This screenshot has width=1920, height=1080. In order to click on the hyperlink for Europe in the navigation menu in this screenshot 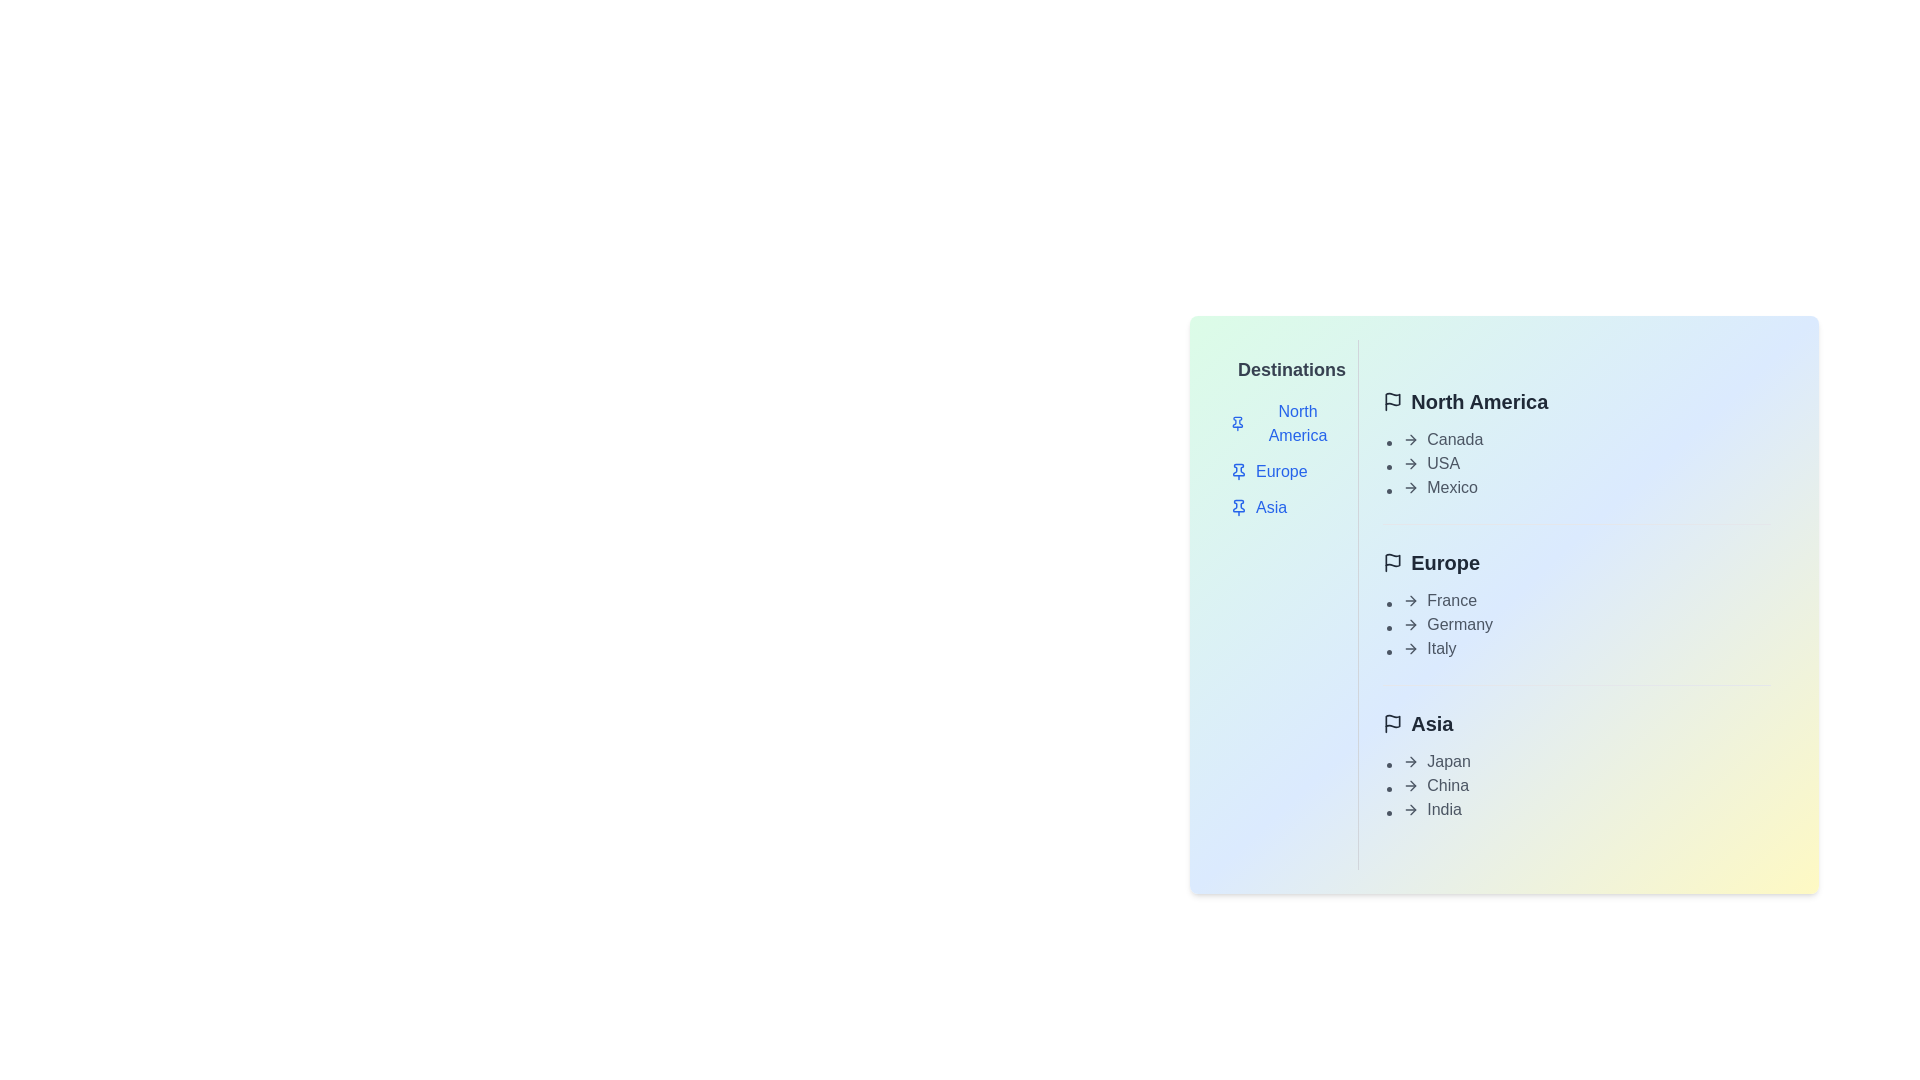, I will do `click(1286, 471)`.